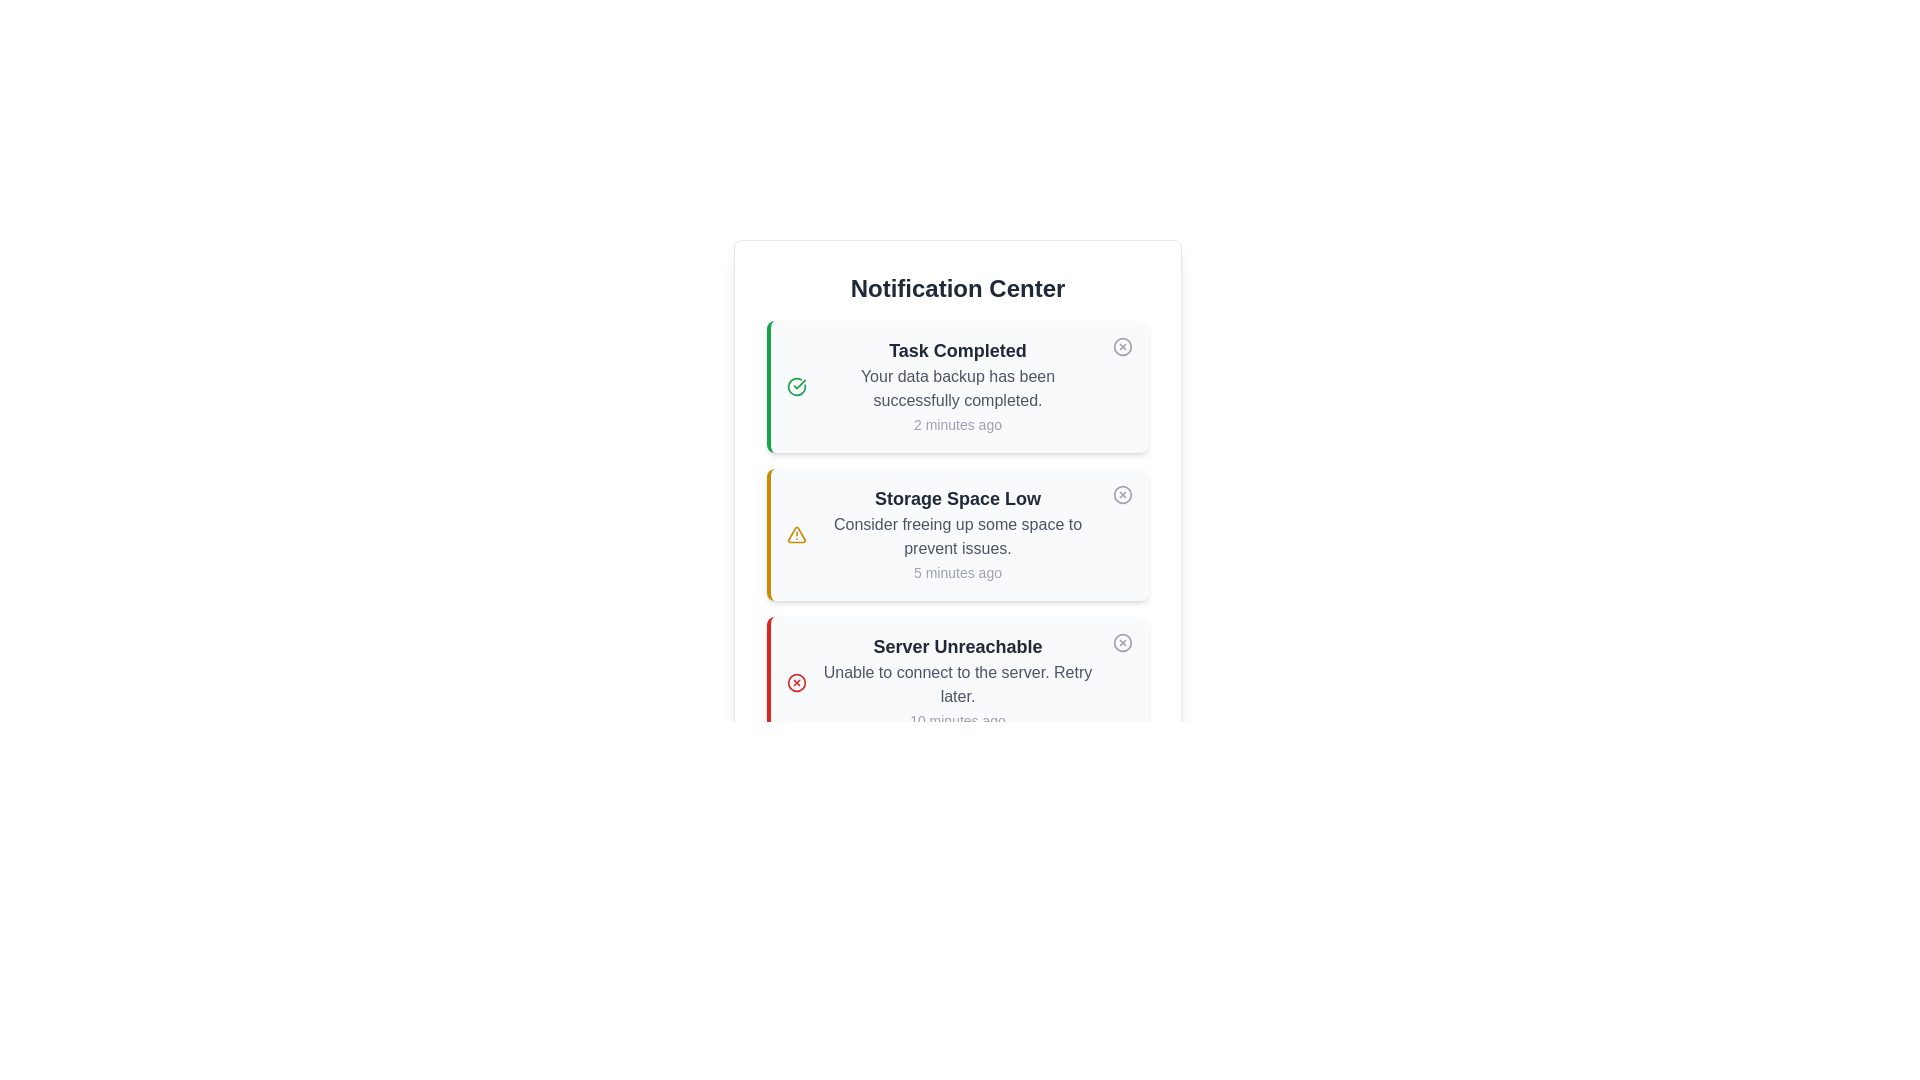  What do you see at coordinates (957, 684) in the screenshot?
I see `the static text label displaying the message 'Unable to connect to the server. Retry later.' which is located in the bottom section of the notification titled 'Server Unreachable'` at bounding box center [957, 684].